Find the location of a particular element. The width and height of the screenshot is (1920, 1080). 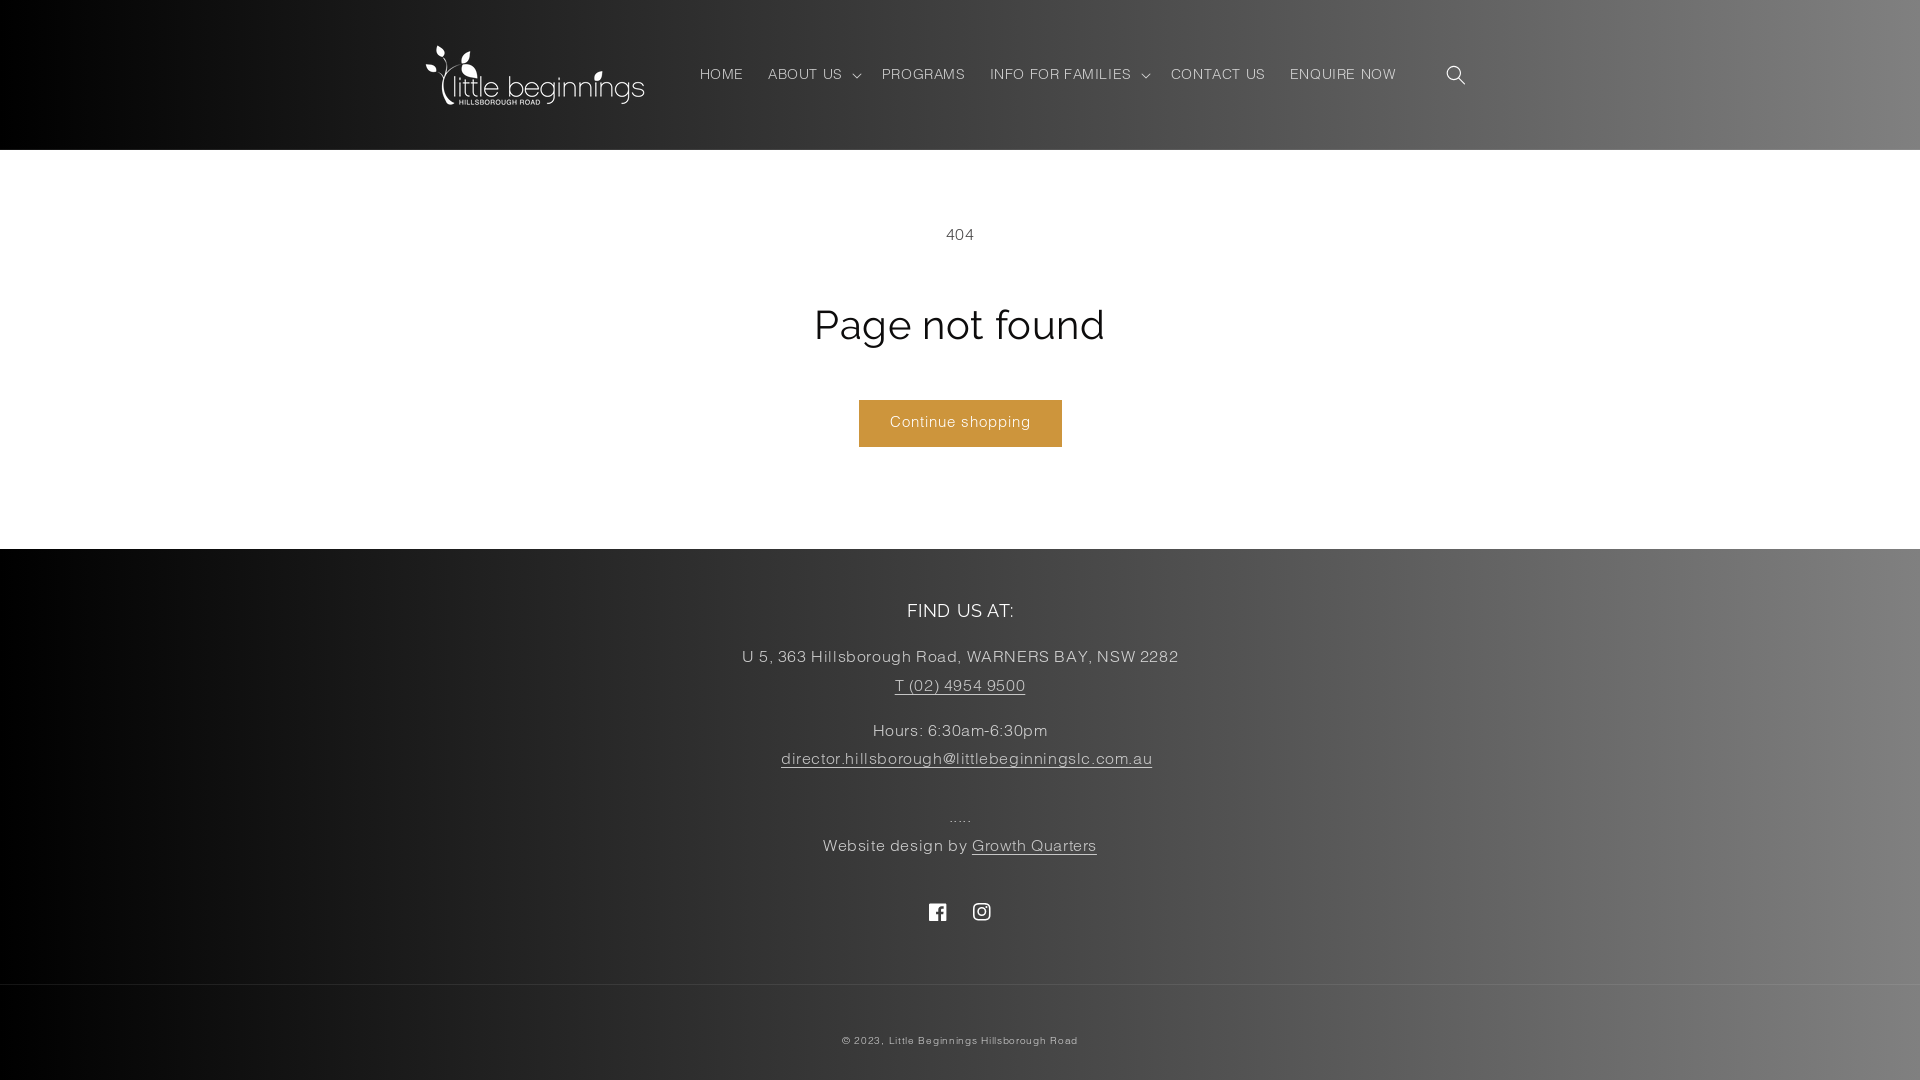

'T (02) 4954 9500' is located at coordinates (893, 684).